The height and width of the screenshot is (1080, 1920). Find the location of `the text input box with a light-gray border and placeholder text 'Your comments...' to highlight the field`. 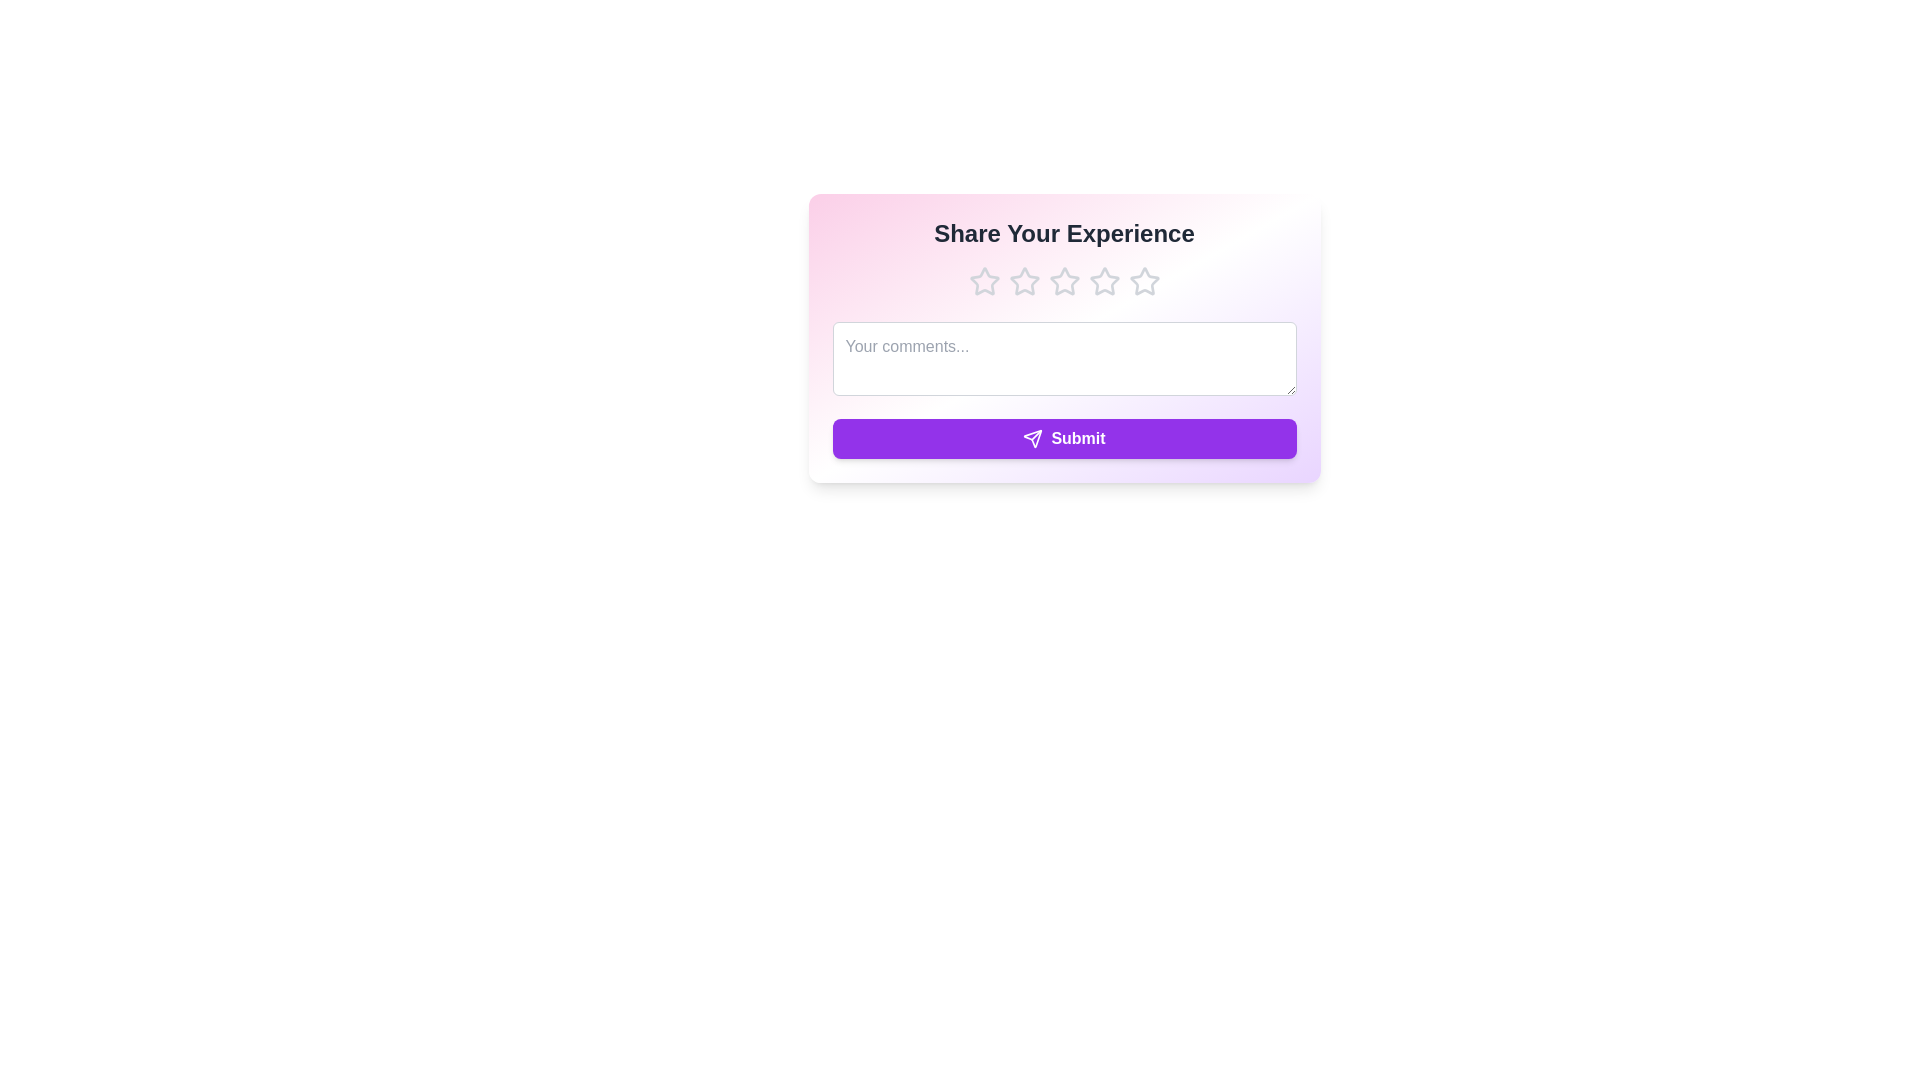

the text input box with a light-gray border and placeholder text 'Your comments...' to highlight the field is located at coordinates (1063, 357).